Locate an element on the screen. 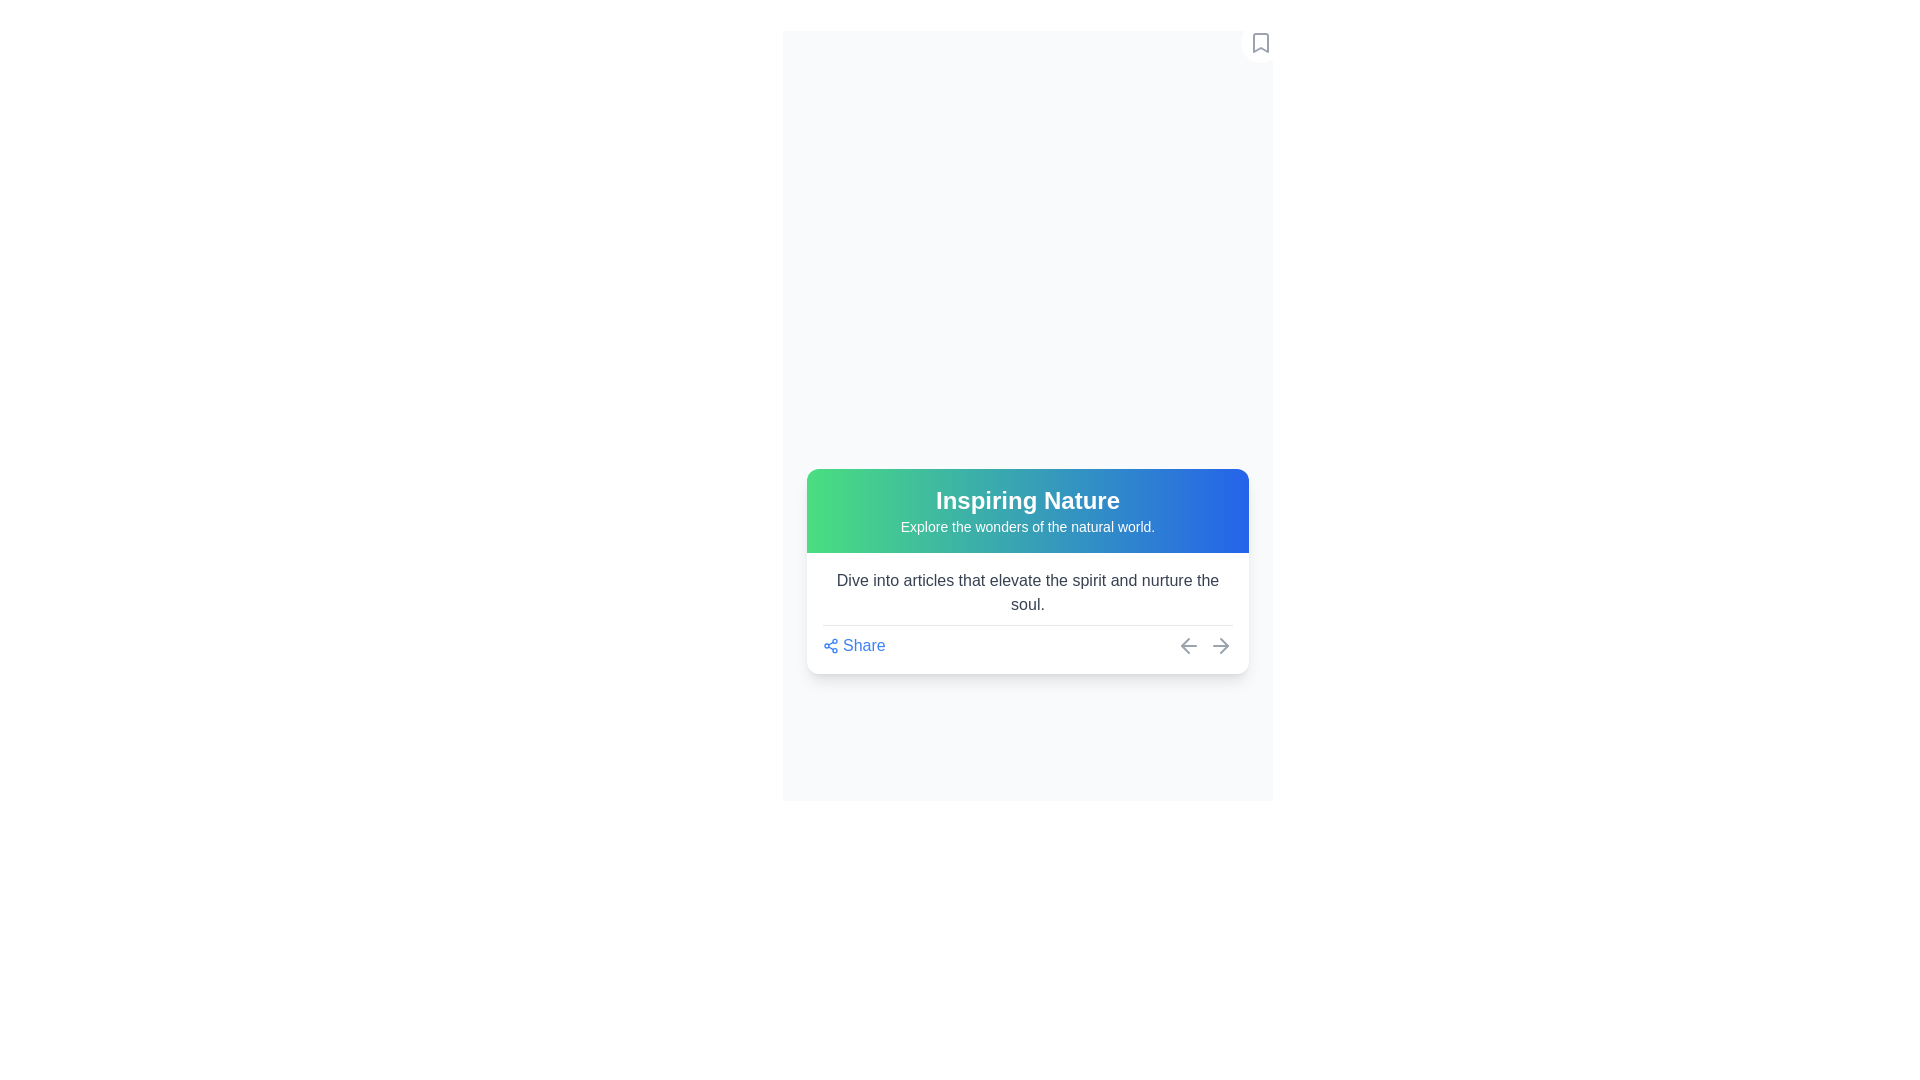 The image size is (1920, 1080). the bookmark icon located in the top-right corner of the interface is located at coordinates (1260, 42).